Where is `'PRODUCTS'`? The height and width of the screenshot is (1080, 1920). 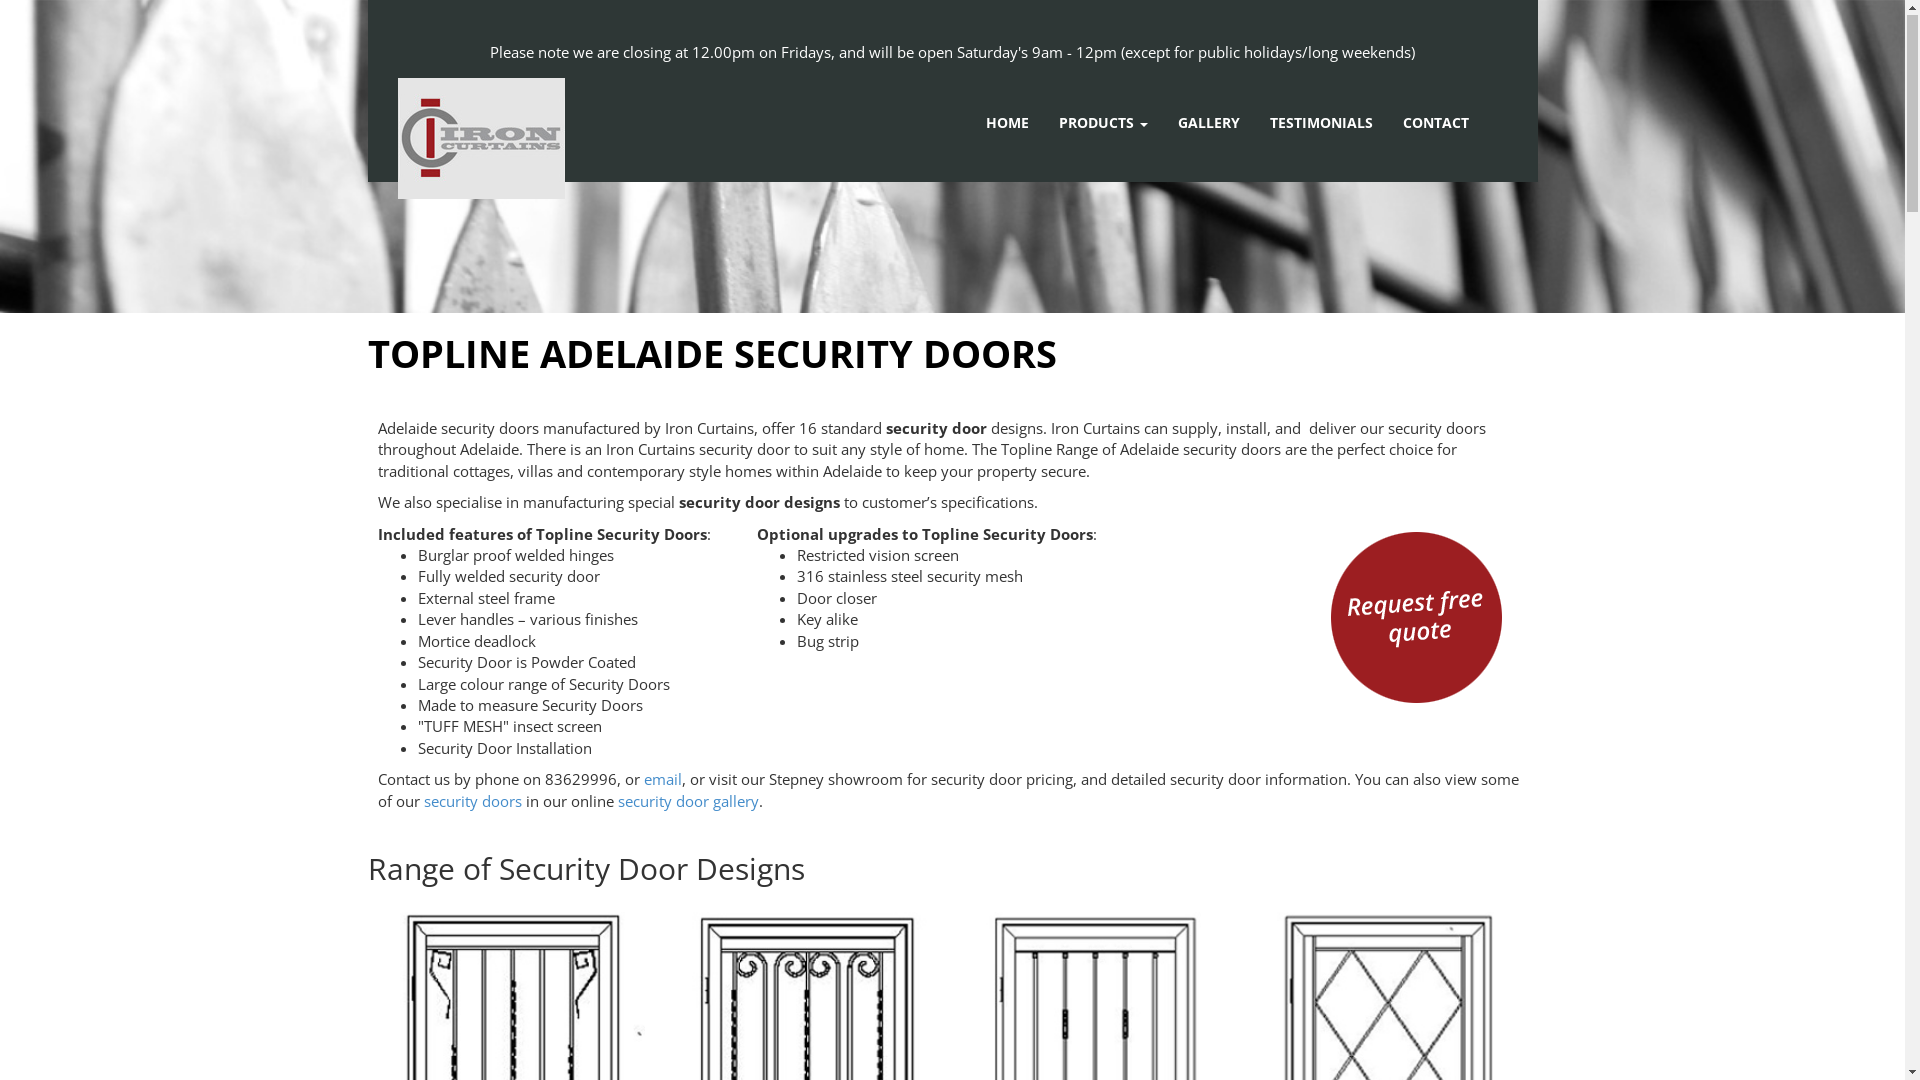 'PRODUCTS' is located at coordinates (1042, 123).